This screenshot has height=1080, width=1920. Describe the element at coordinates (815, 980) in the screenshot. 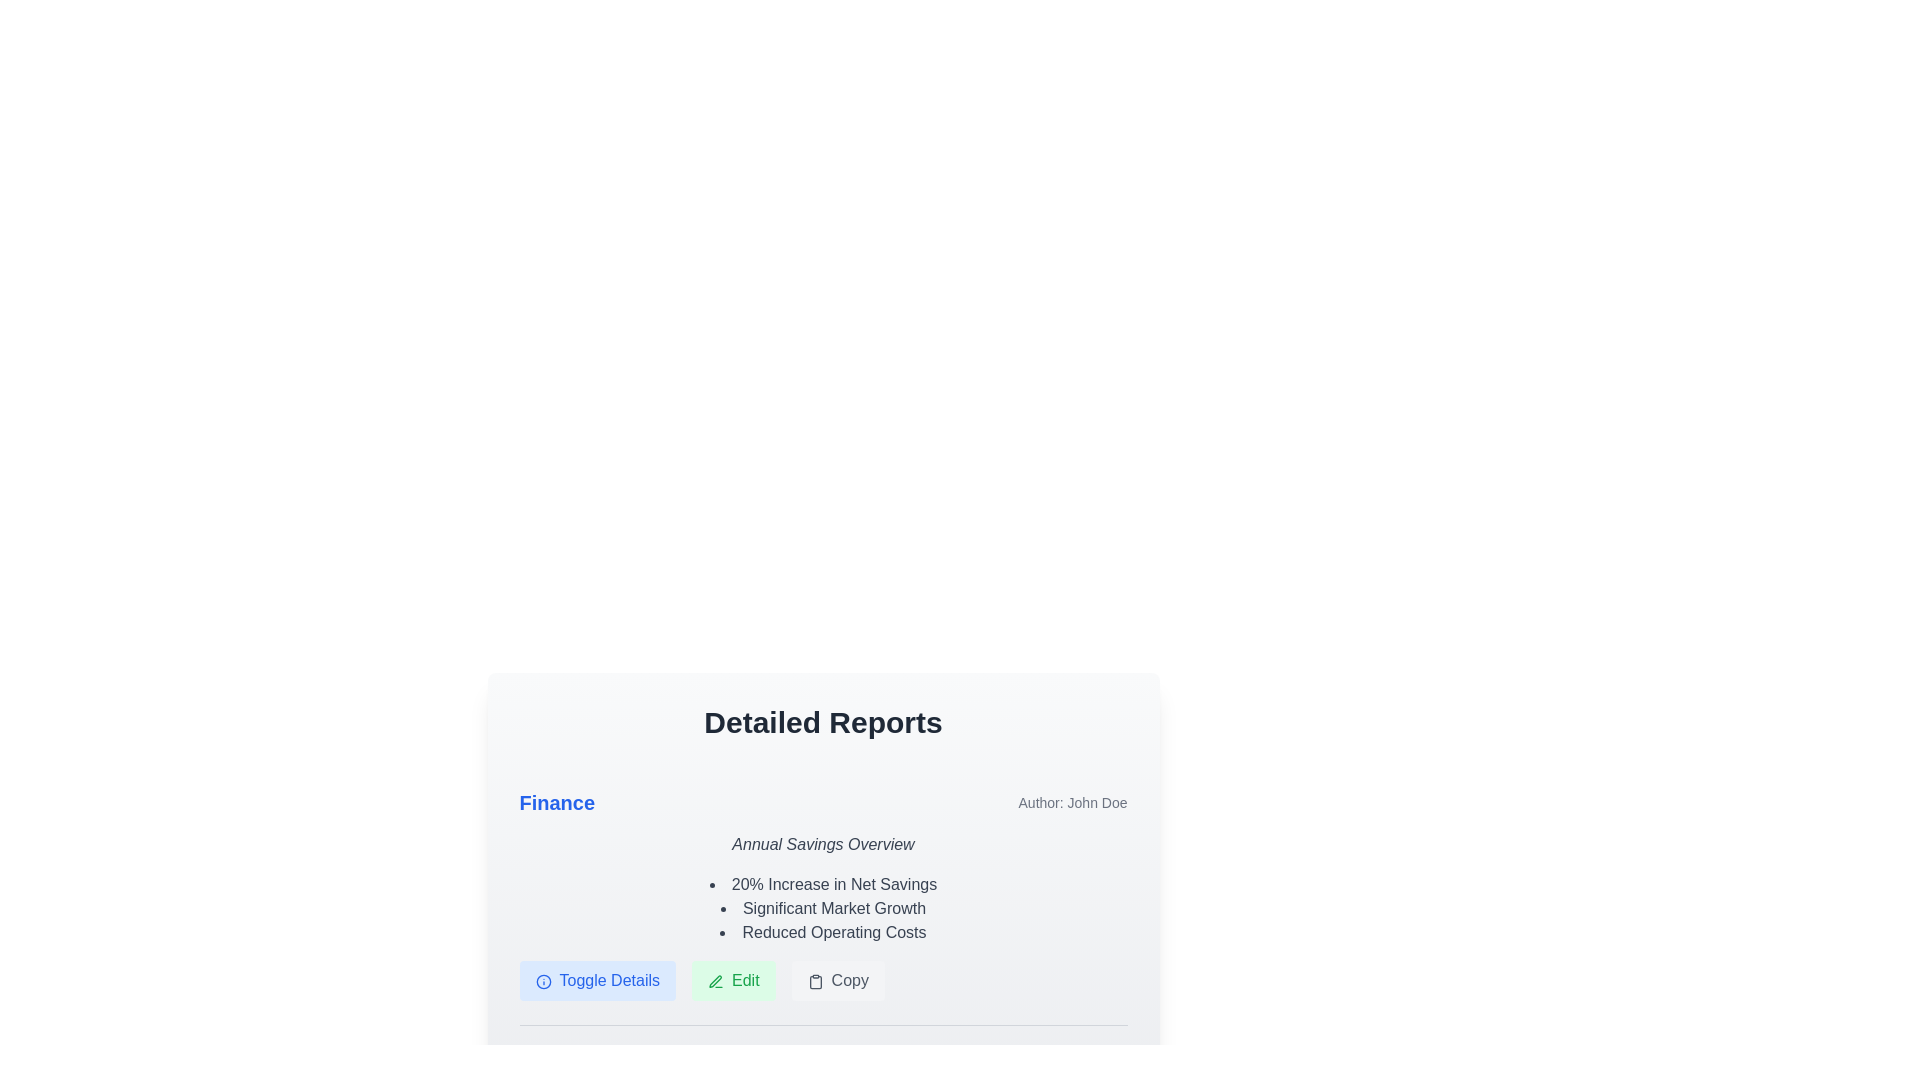

I see `the clipboard icon which is part of the 'Copy' button located at the bottom right of the detailed reports section, adjacent to the text 'Copy'` at that location.